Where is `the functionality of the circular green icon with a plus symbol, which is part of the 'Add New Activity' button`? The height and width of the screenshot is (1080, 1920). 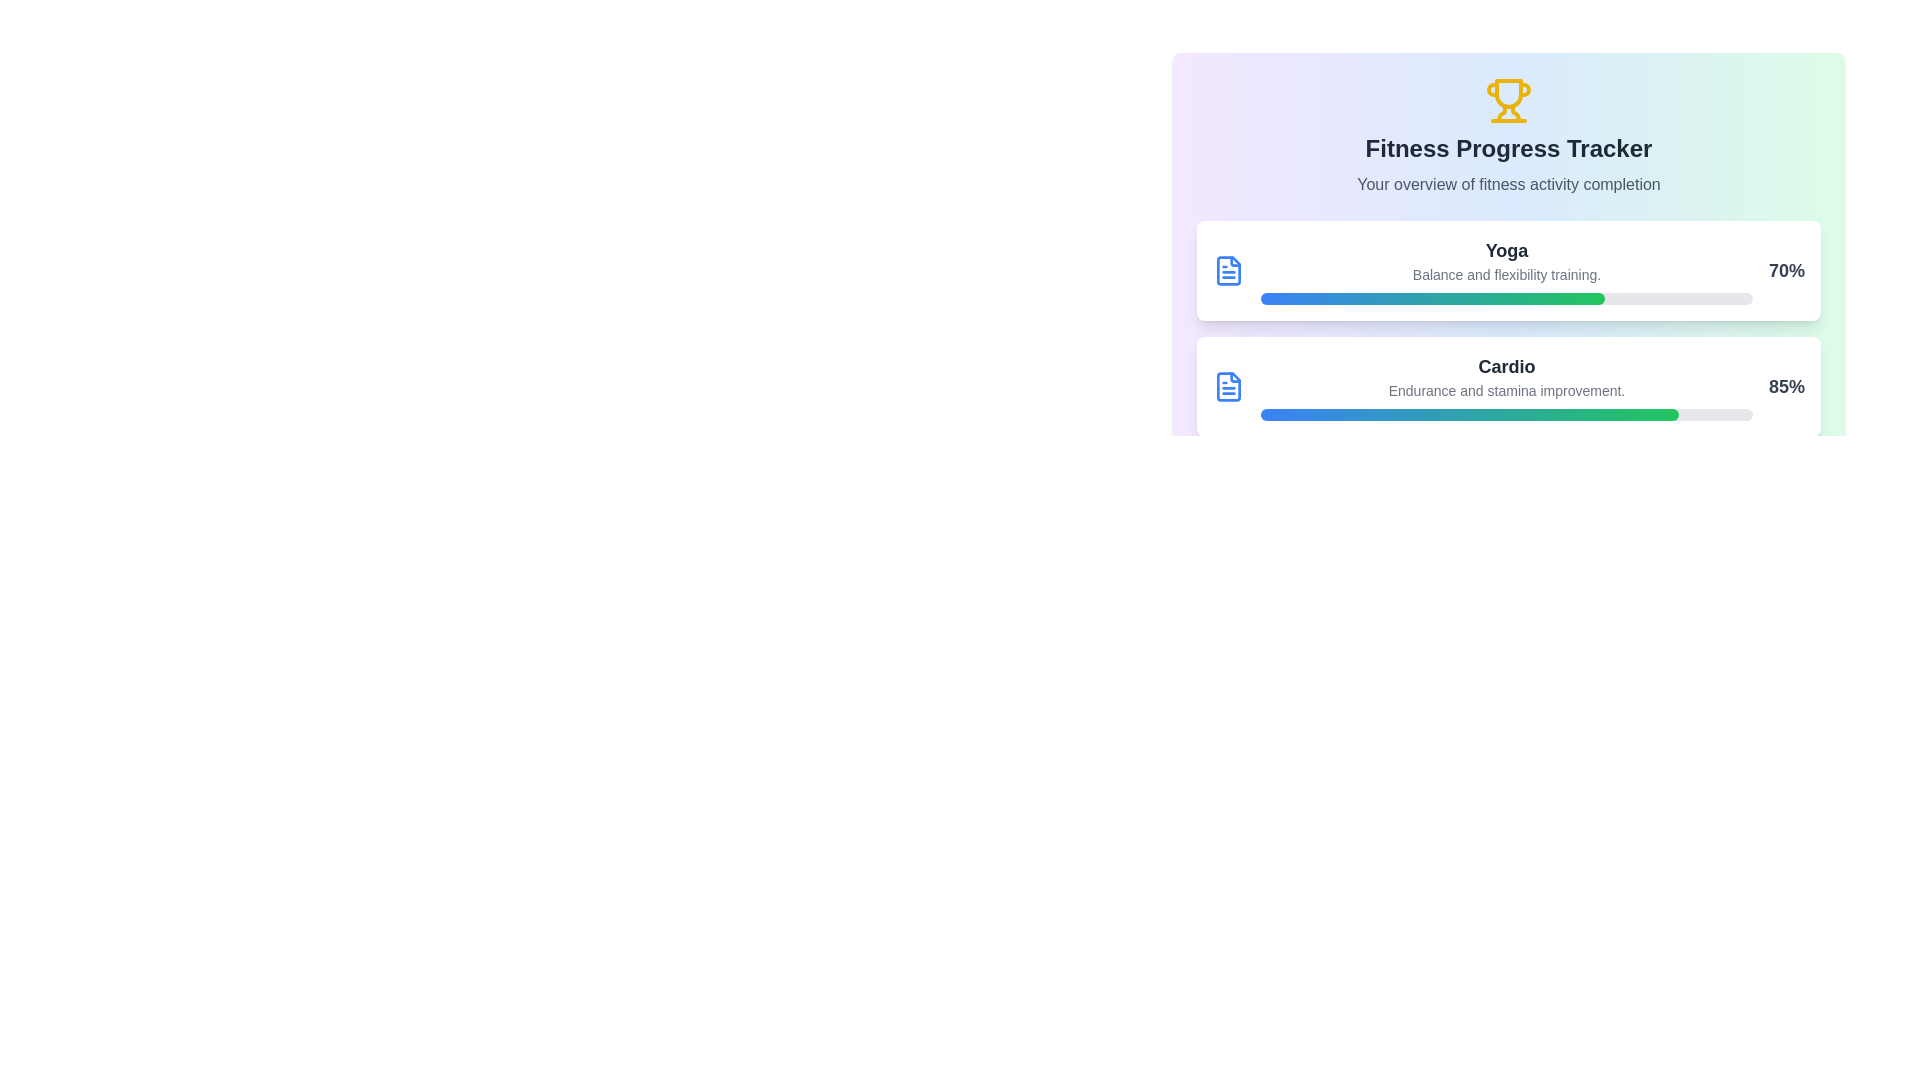
the functionality of the circular green icon with a plus symbol, which is part of the 'Add New Activity' button is located at coordinates (1440, 596).